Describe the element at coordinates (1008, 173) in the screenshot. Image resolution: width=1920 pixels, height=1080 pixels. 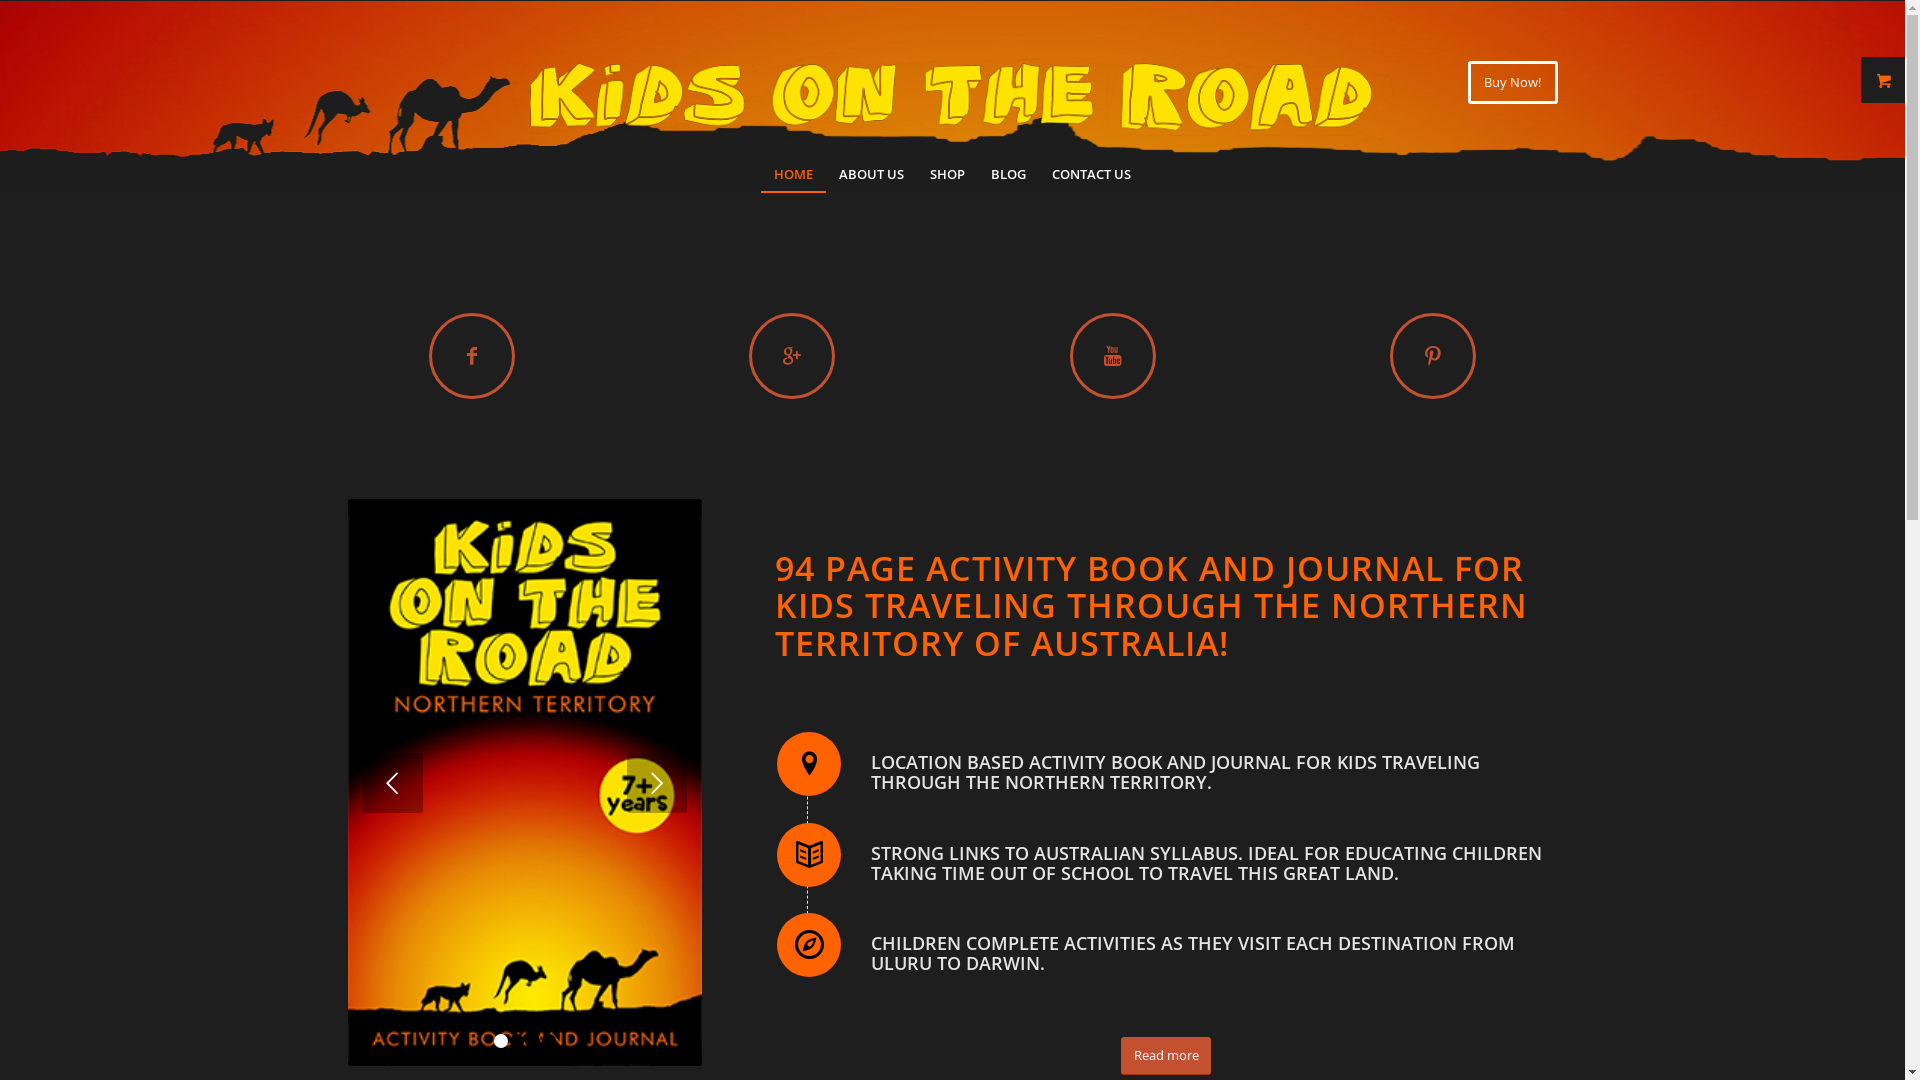
I see `'BLOG'` at that location.